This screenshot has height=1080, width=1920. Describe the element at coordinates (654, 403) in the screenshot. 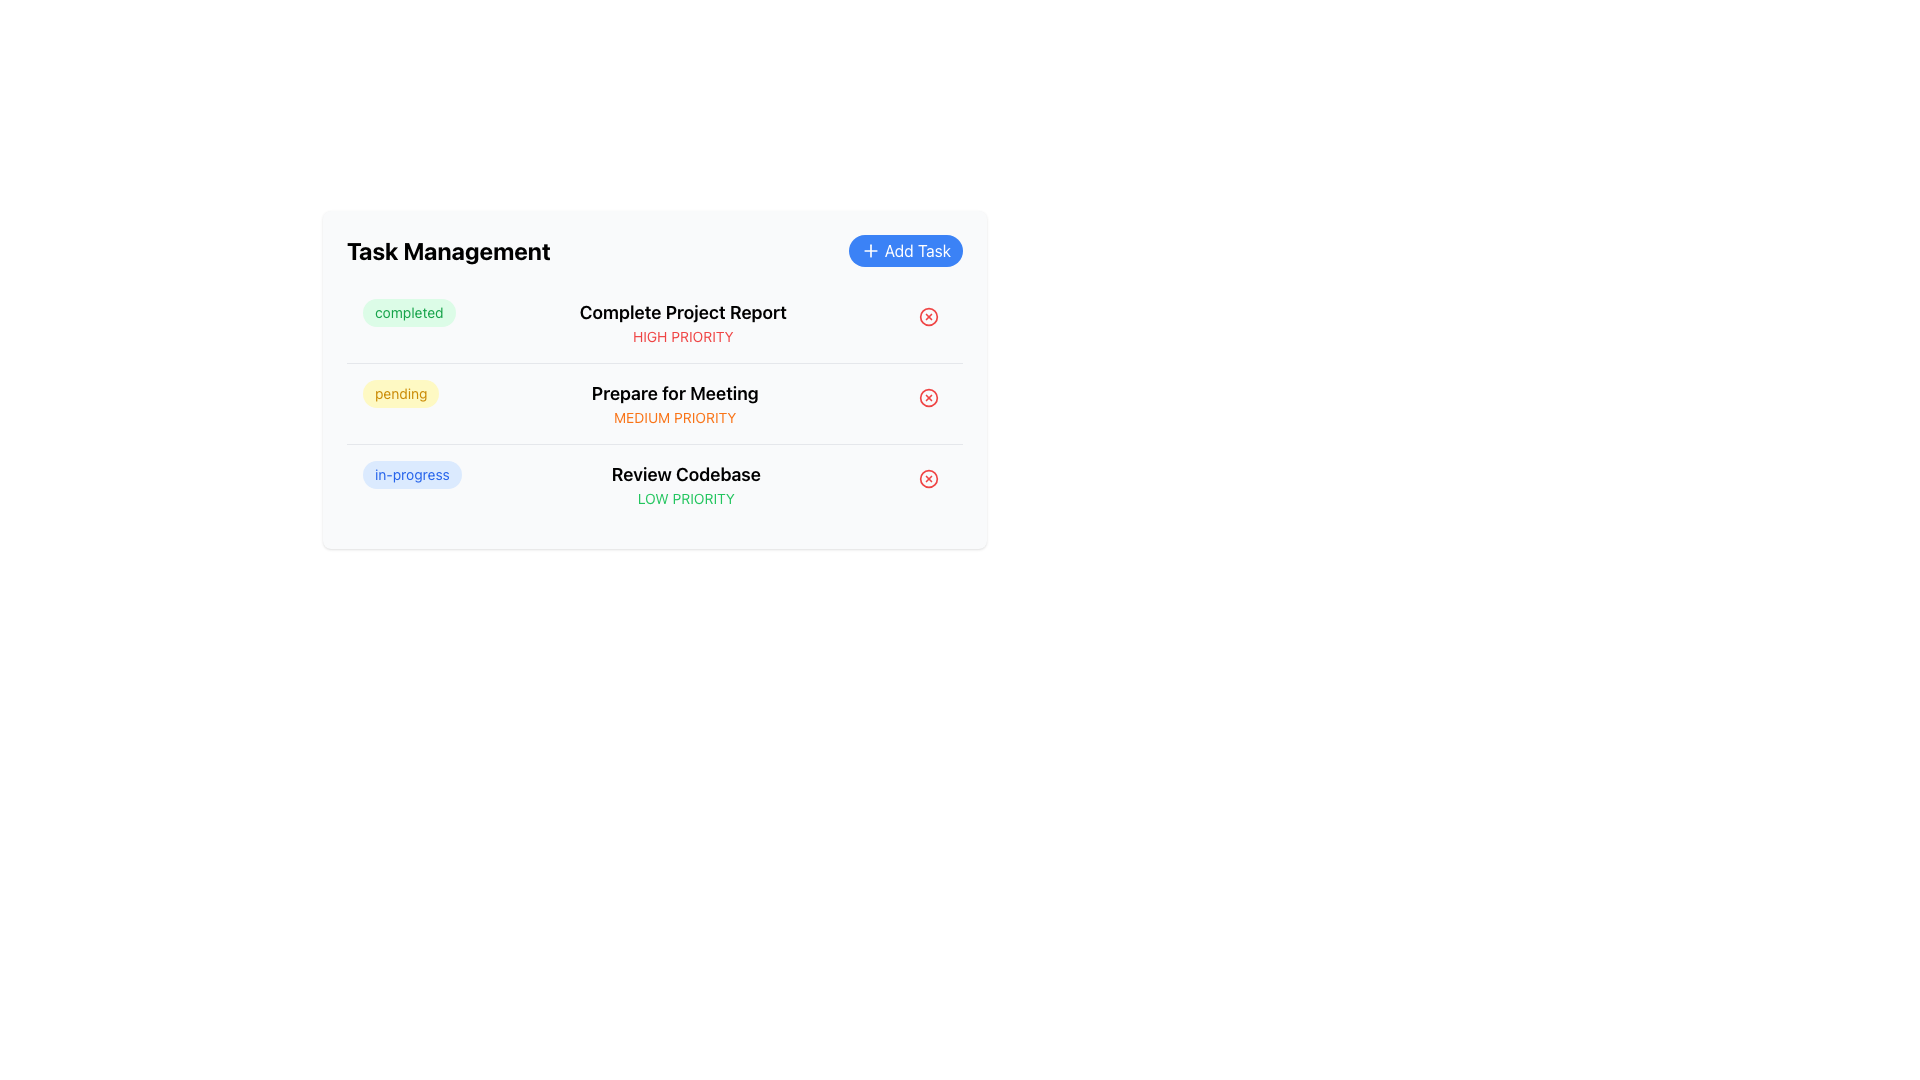

I see `details of the second task item in the Task Management list, which includes a status marker indicating 'pending', a title 'Prepare for Meeting', and a priority label 'MEDIUM PRIORITY'` at that location.